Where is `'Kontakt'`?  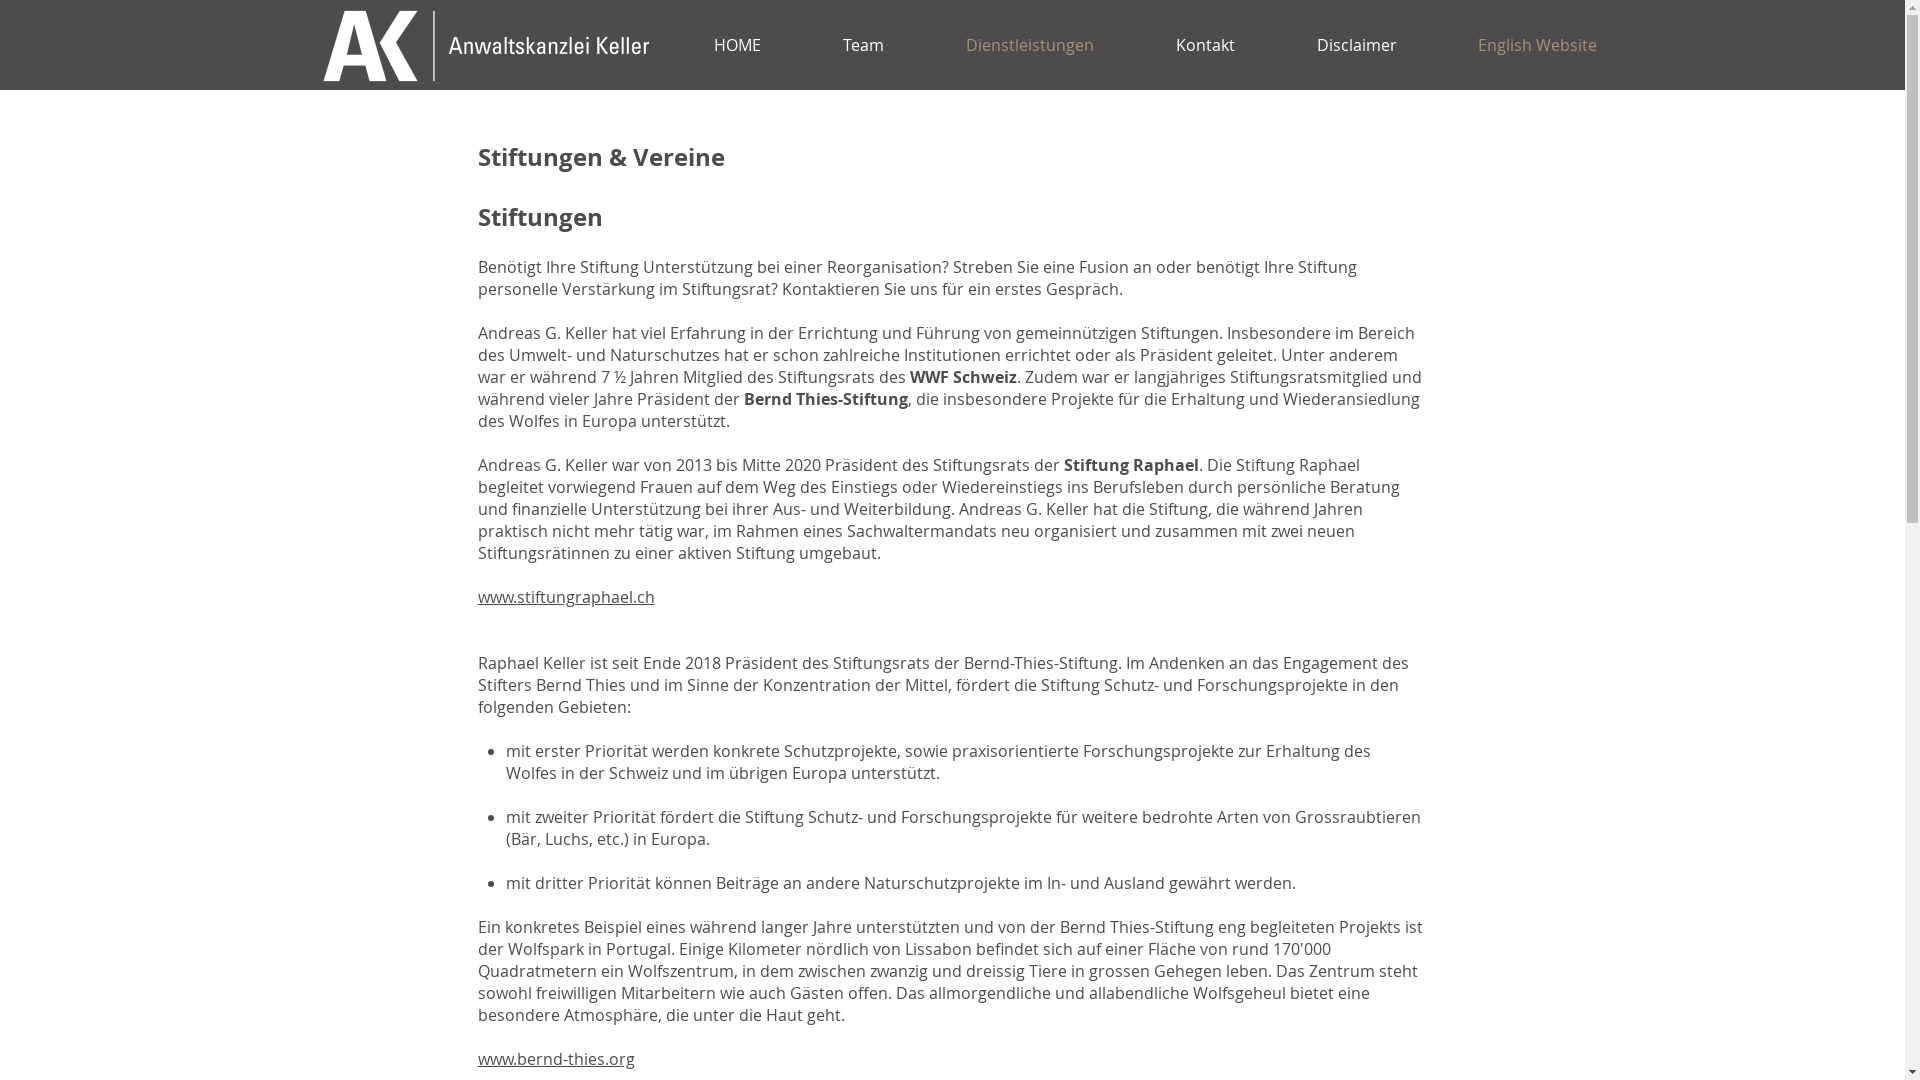 'Kontakt' is located at coordinates (1203, 45).